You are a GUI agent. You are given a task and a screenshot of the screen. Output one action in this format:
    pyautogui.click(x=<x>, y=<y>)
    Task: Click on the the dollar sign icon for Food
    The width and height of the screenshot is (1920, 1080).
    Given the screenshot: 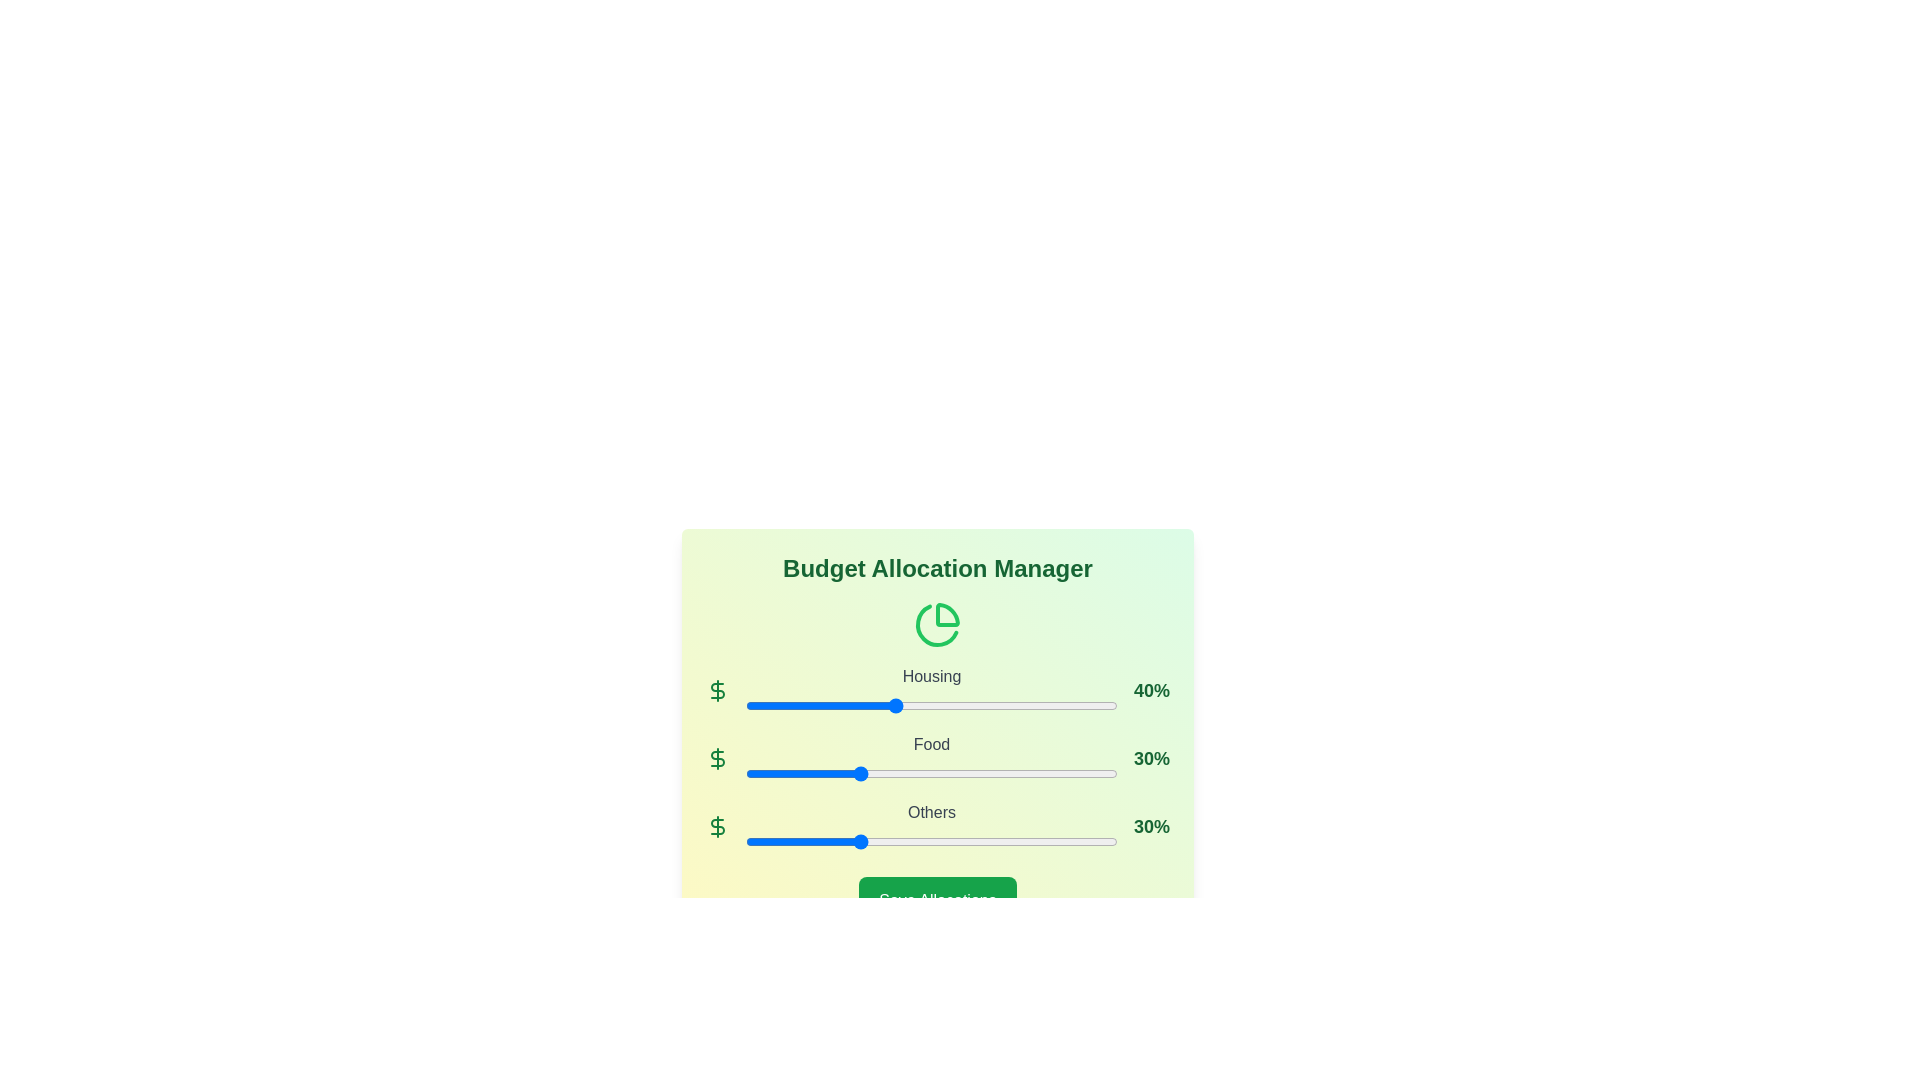 What is the action you would take?
    pyautogui.click(x=718, y=759)
    